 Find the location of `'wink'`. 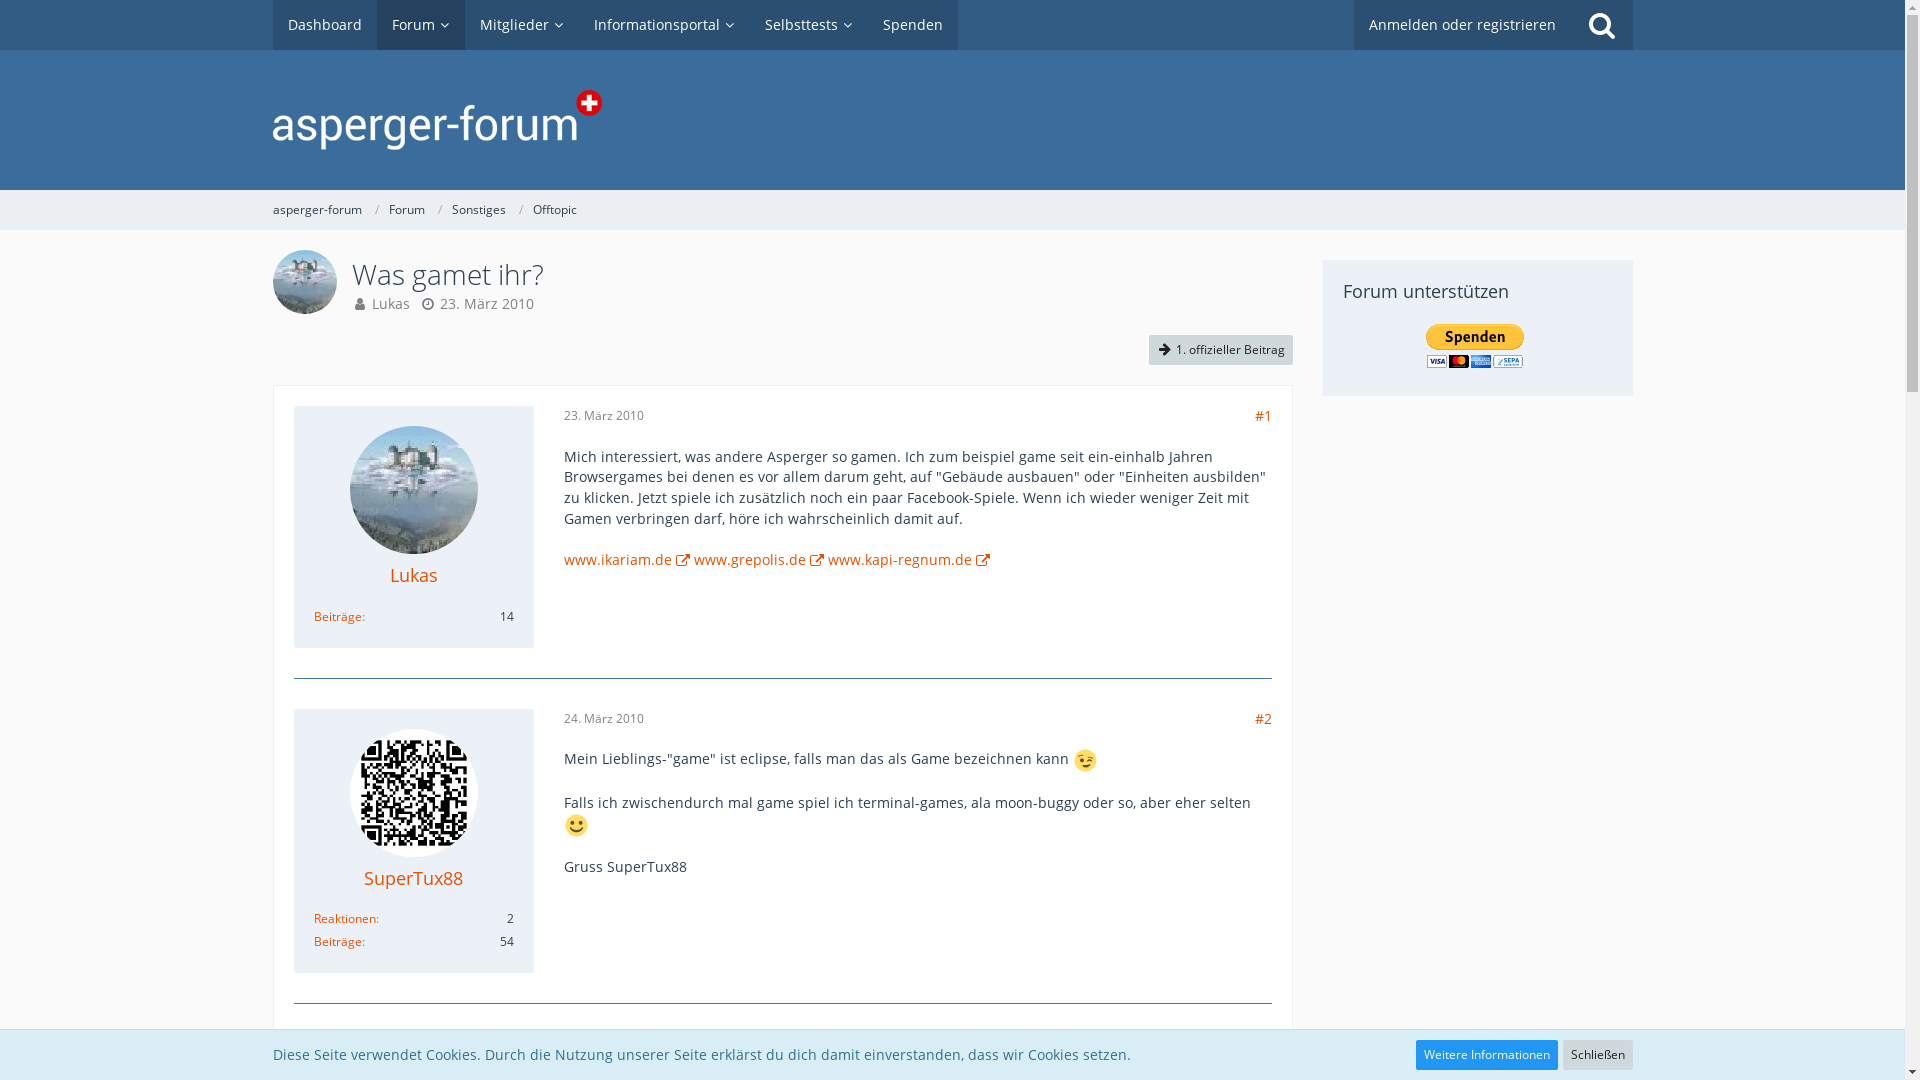

'wink' is located at coordinates (1084, 760).